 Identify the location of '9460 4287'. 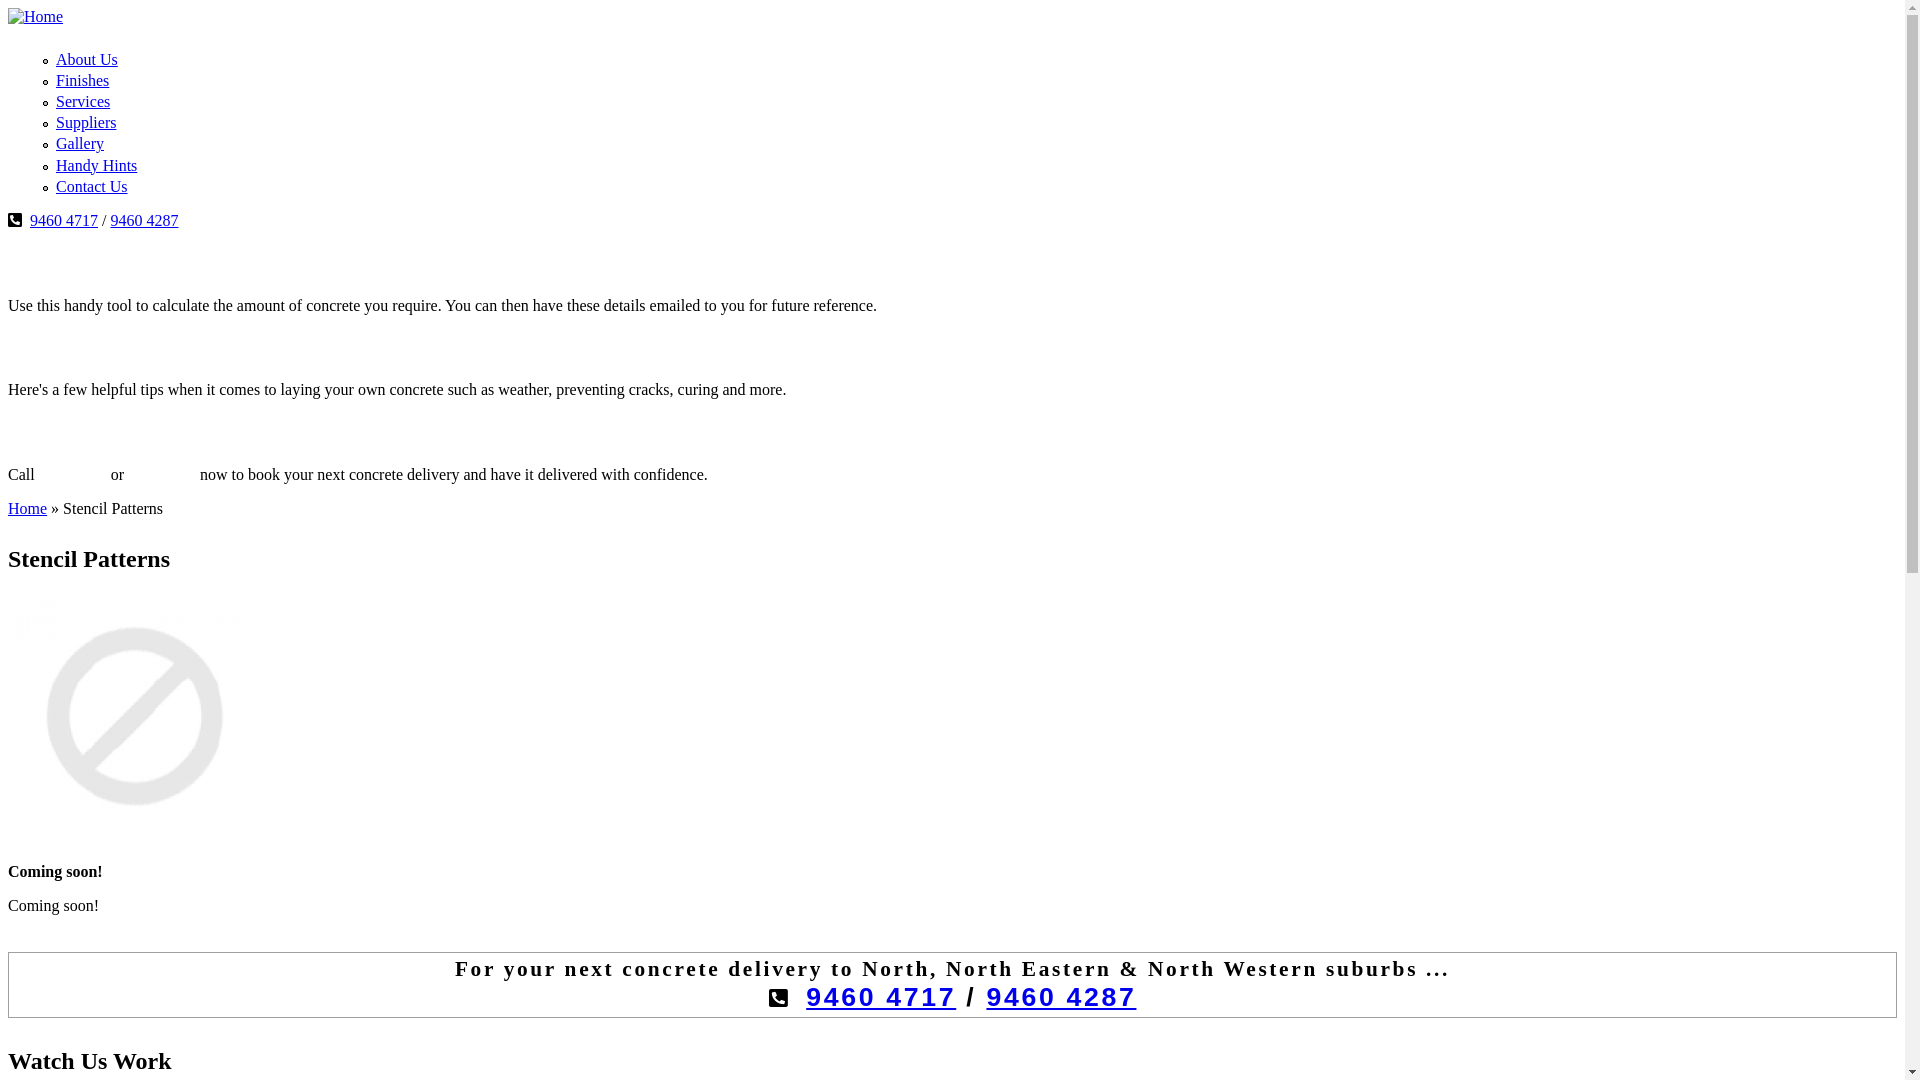
(143, 220).